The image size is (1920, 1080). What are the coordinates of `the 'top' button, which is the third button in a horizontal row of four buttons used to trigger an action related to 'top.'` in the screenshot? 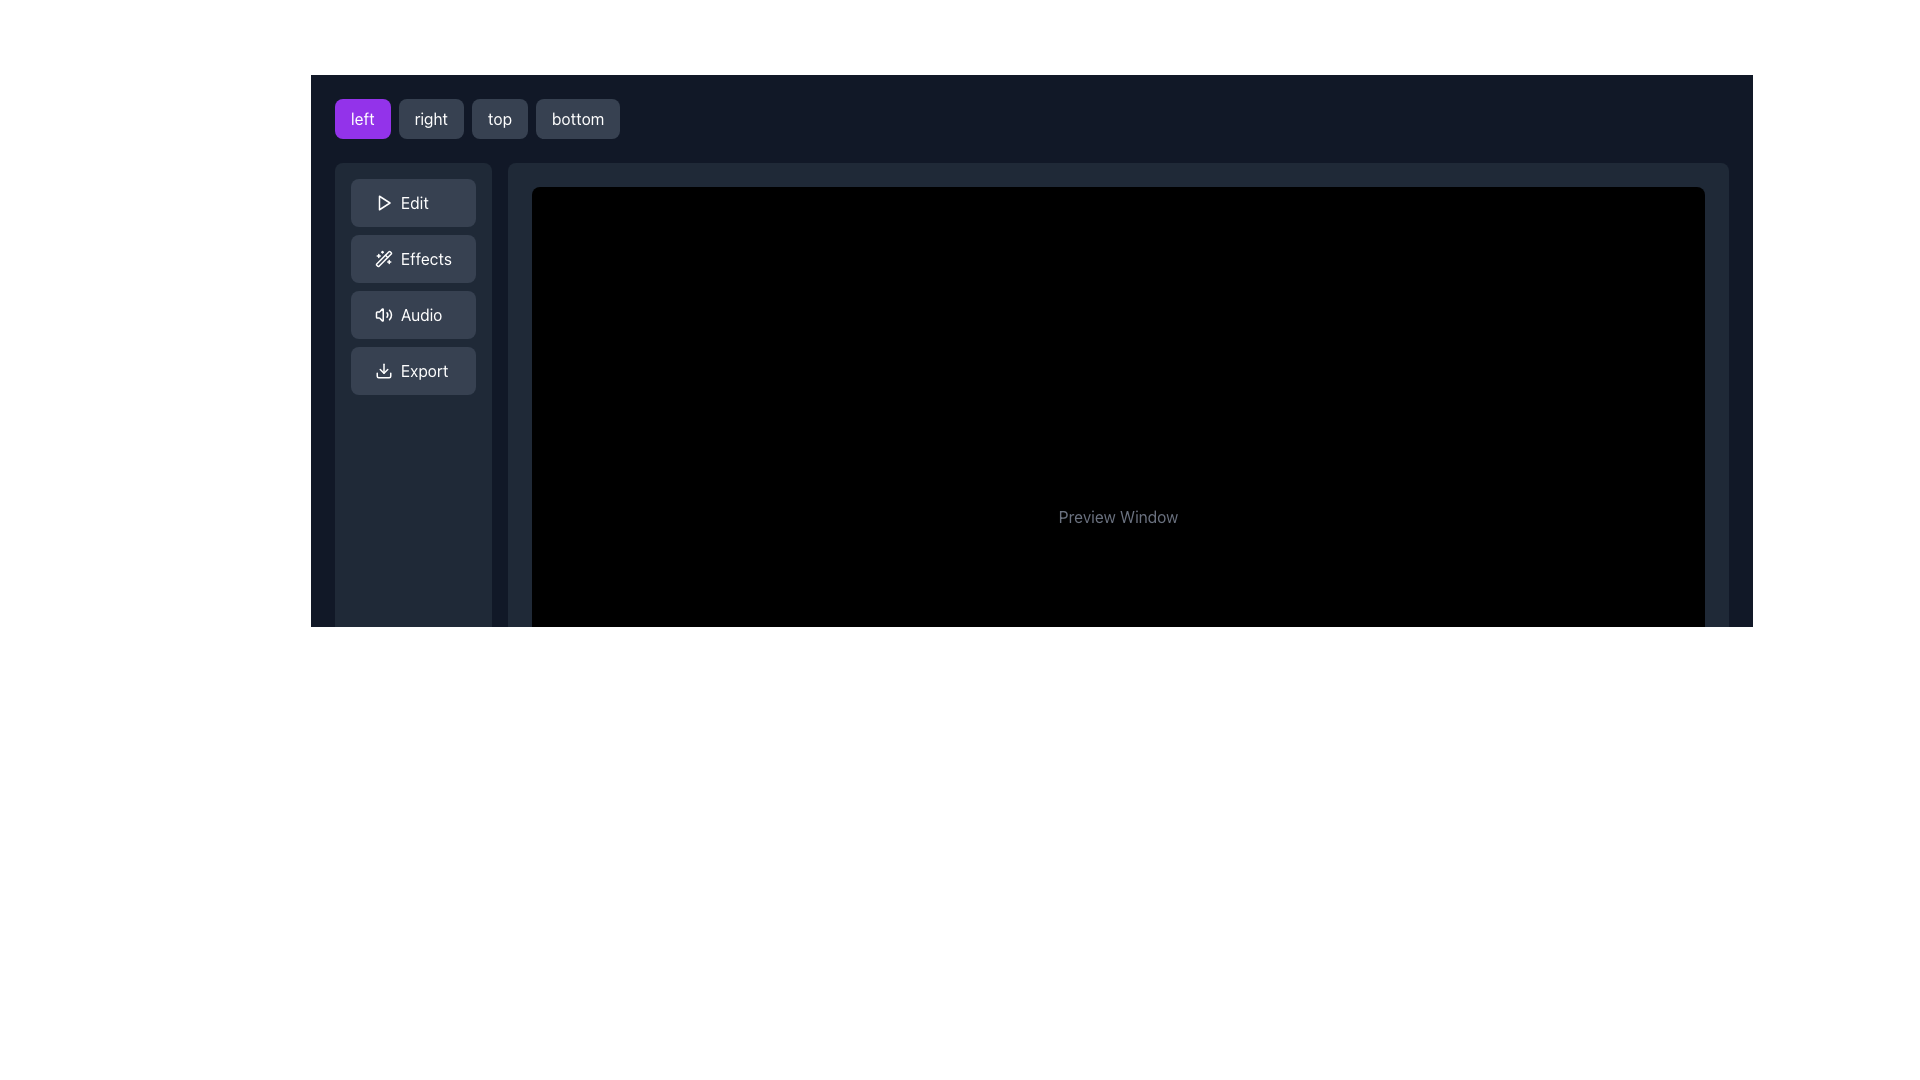 It's located at (499, 119).